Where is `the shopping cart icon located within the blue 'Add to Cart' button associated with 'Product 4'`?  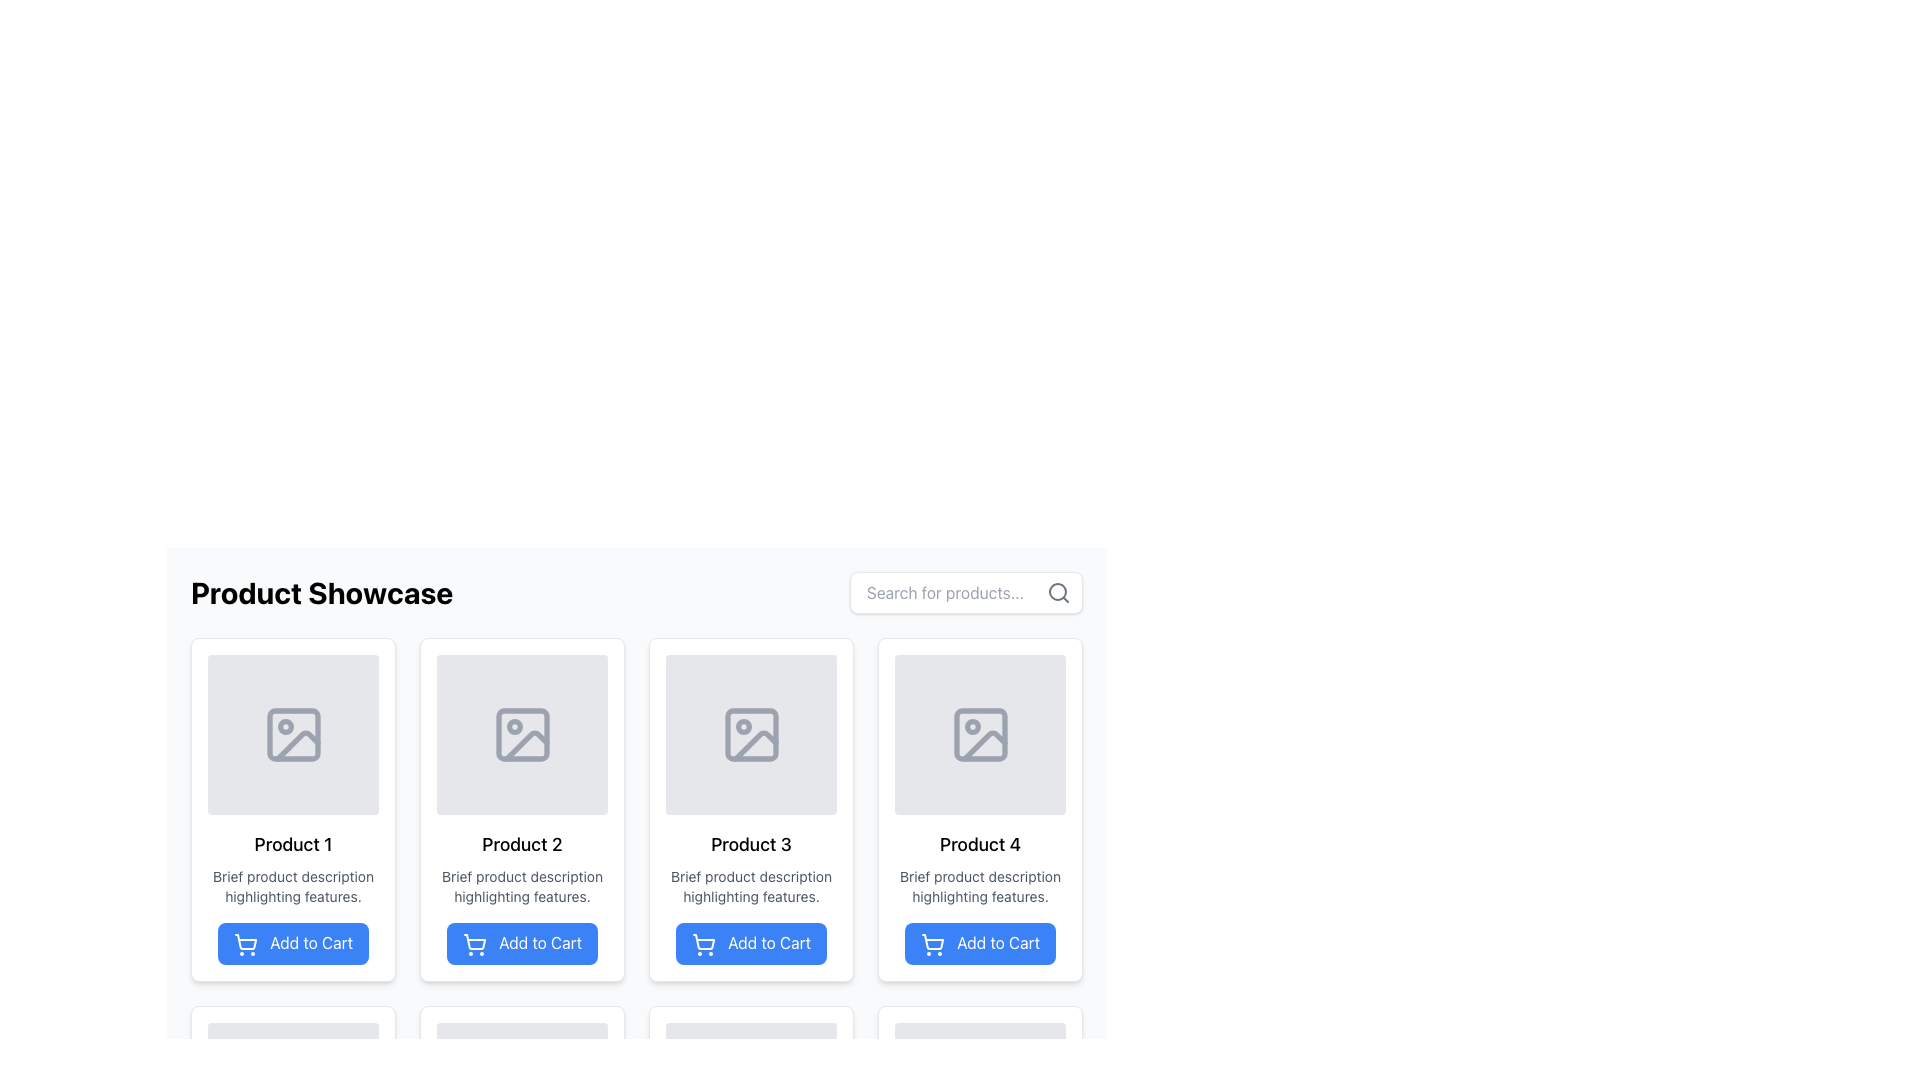
the shopping cart icon located within the blue 'Add to Cart' button associated with 'Product 4' is located at coordinates (931, 944).